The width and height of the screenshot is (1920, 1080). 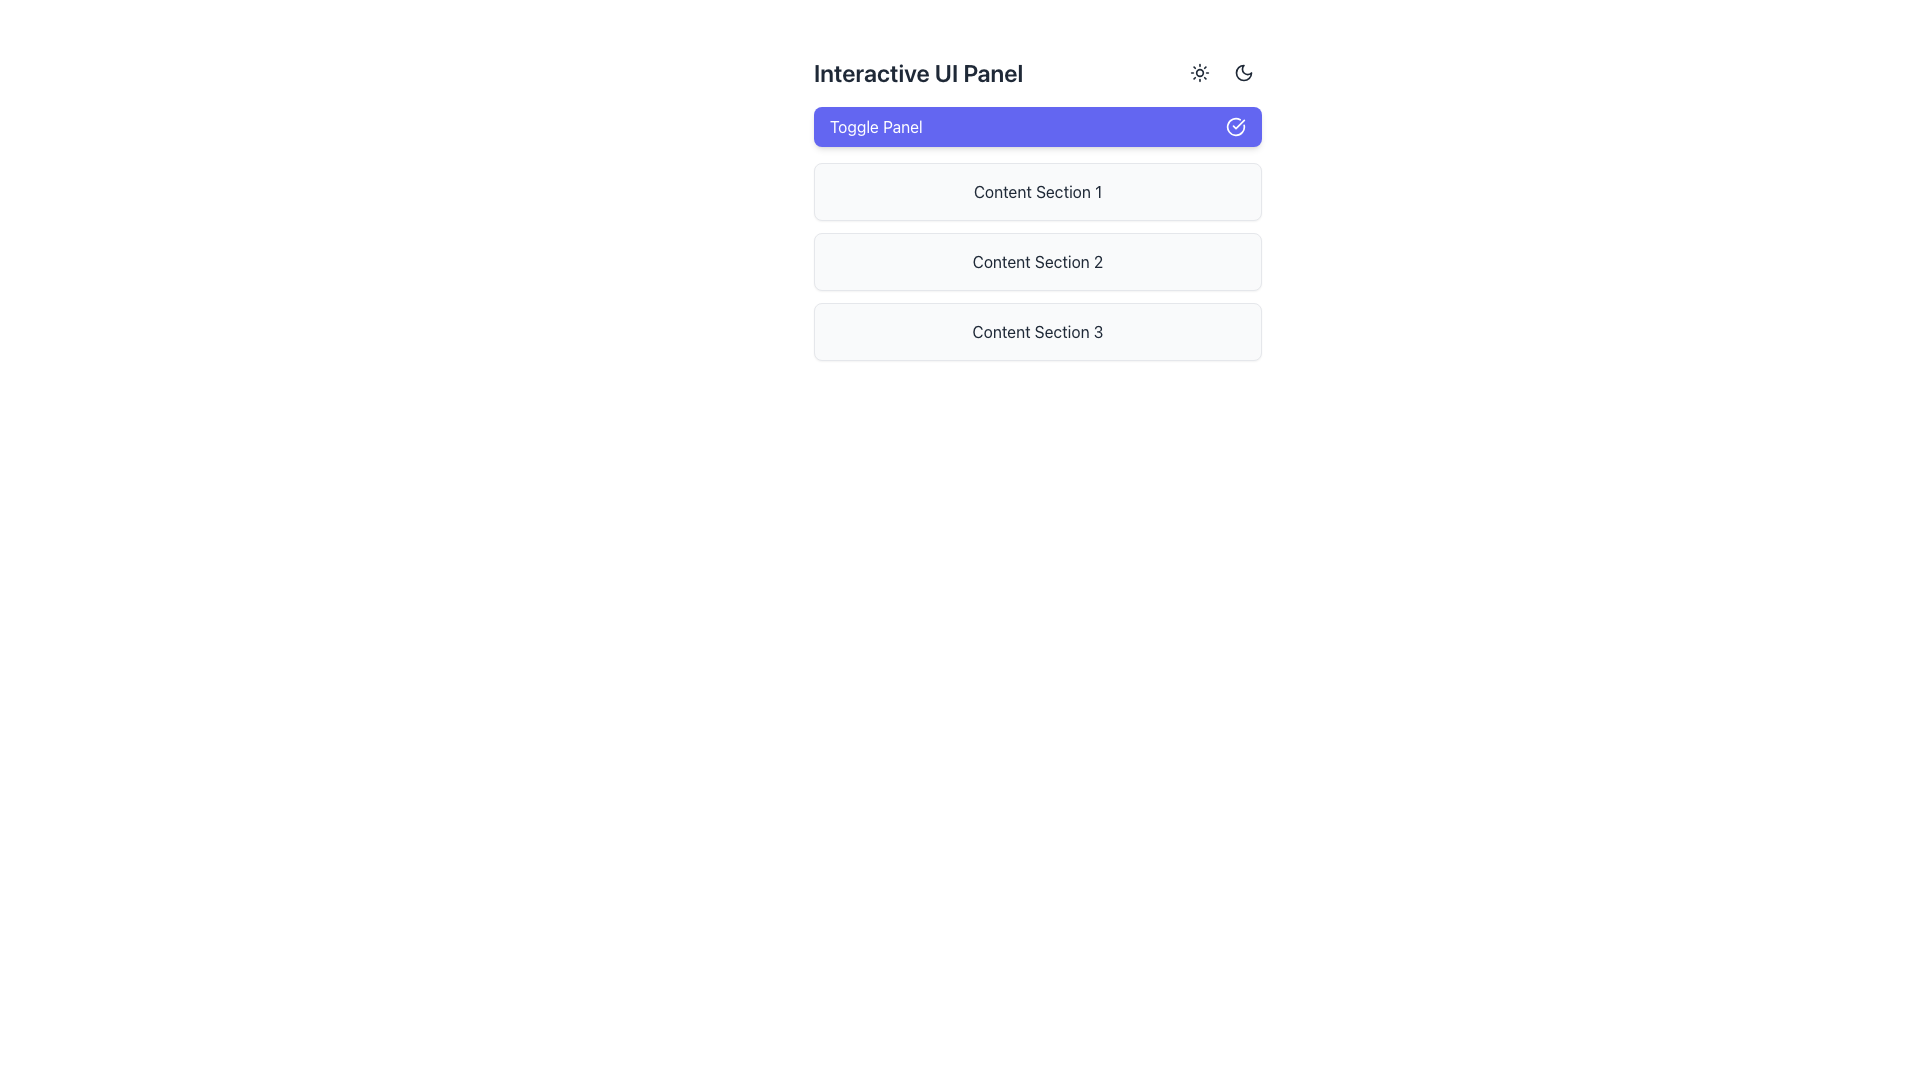 What do you see at coordinates (1037, 261) in the screenshot?
I see `the 'Content Section 2' label, which is the second rectangular section in a vertically stacked list with a light gray background and dark font text` at bounding box center [1037, 261].